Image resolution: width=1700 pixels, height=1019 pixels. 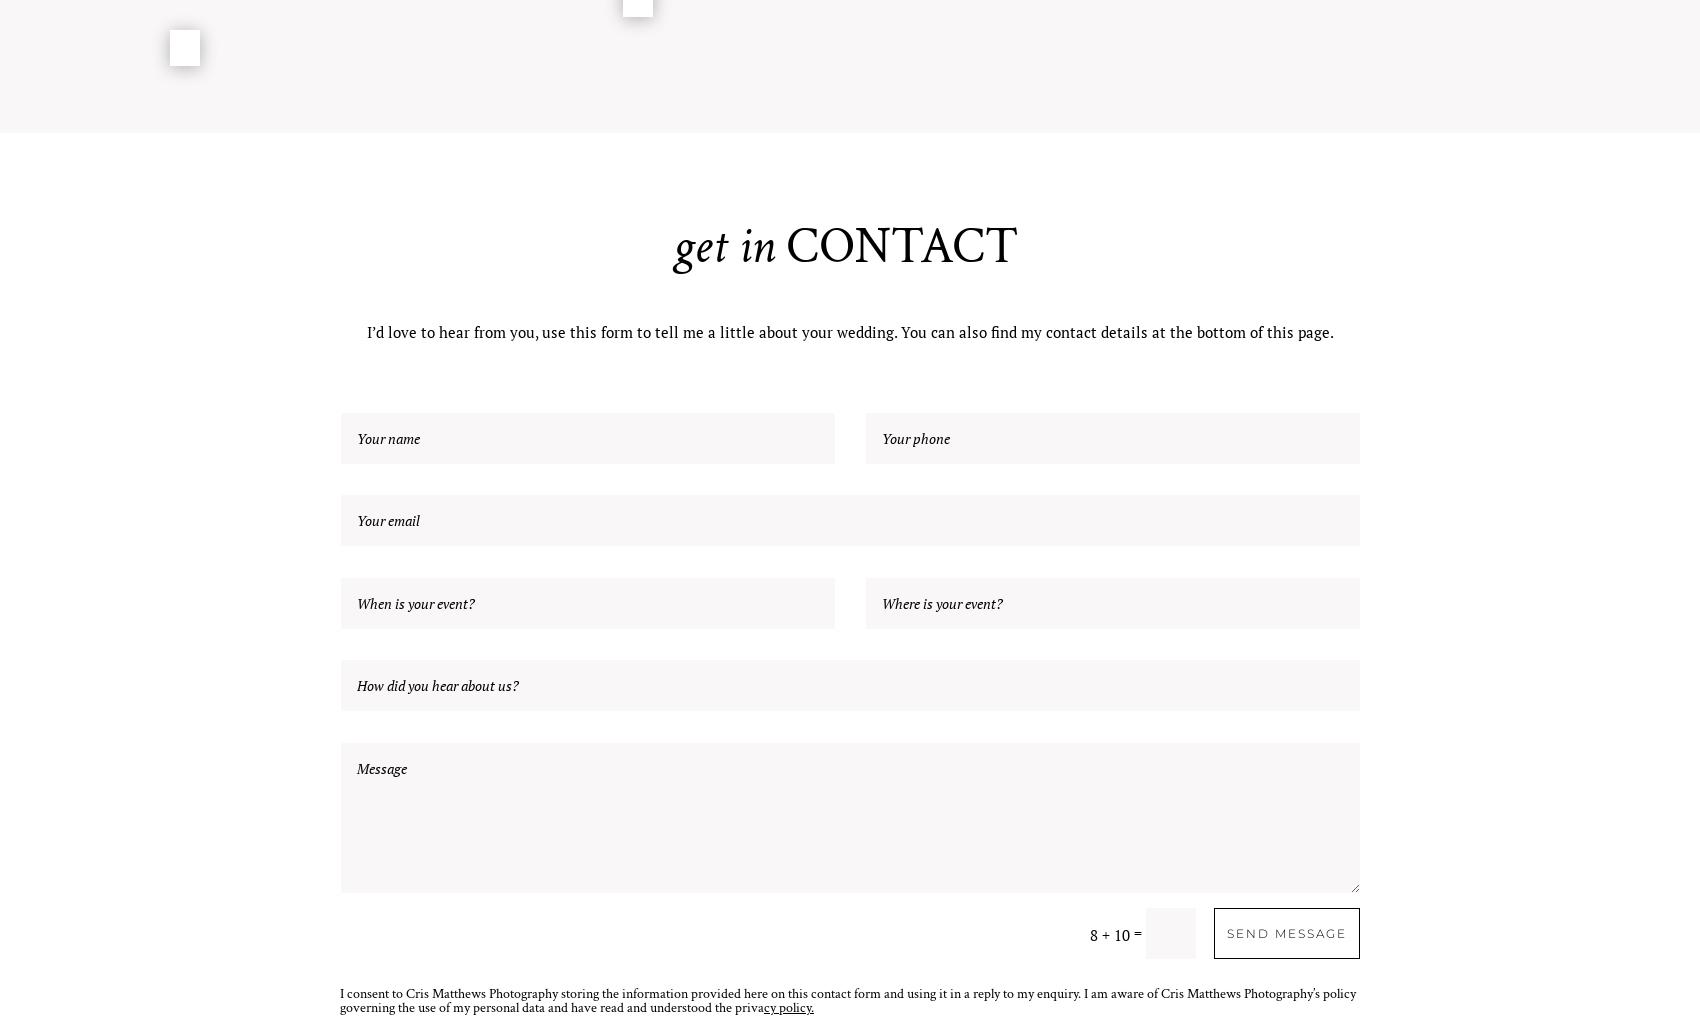 What do you see at coordinates (774, 247) in the screenshot?
I see `'CONTACT'` at bounding box center [774, 247].